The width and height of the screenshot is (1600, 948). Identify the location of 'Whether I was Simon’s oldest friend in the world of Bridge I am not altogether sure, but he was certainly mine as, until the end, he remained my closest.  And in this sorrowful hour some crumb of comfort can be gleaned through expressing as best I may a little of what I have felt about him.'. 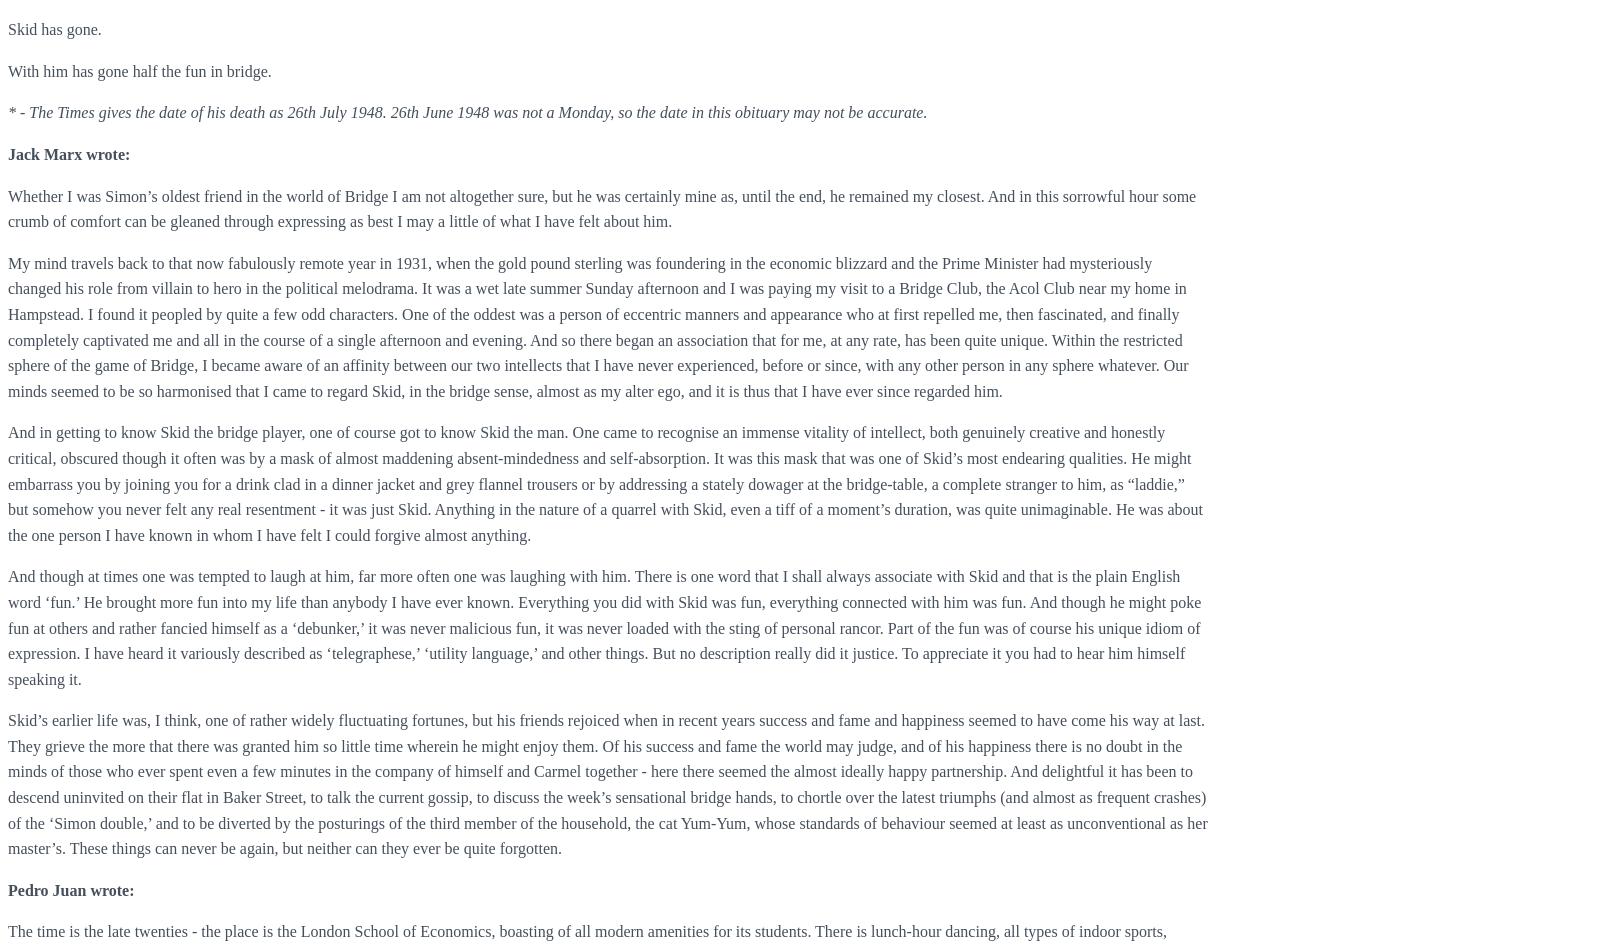
(7, 207).